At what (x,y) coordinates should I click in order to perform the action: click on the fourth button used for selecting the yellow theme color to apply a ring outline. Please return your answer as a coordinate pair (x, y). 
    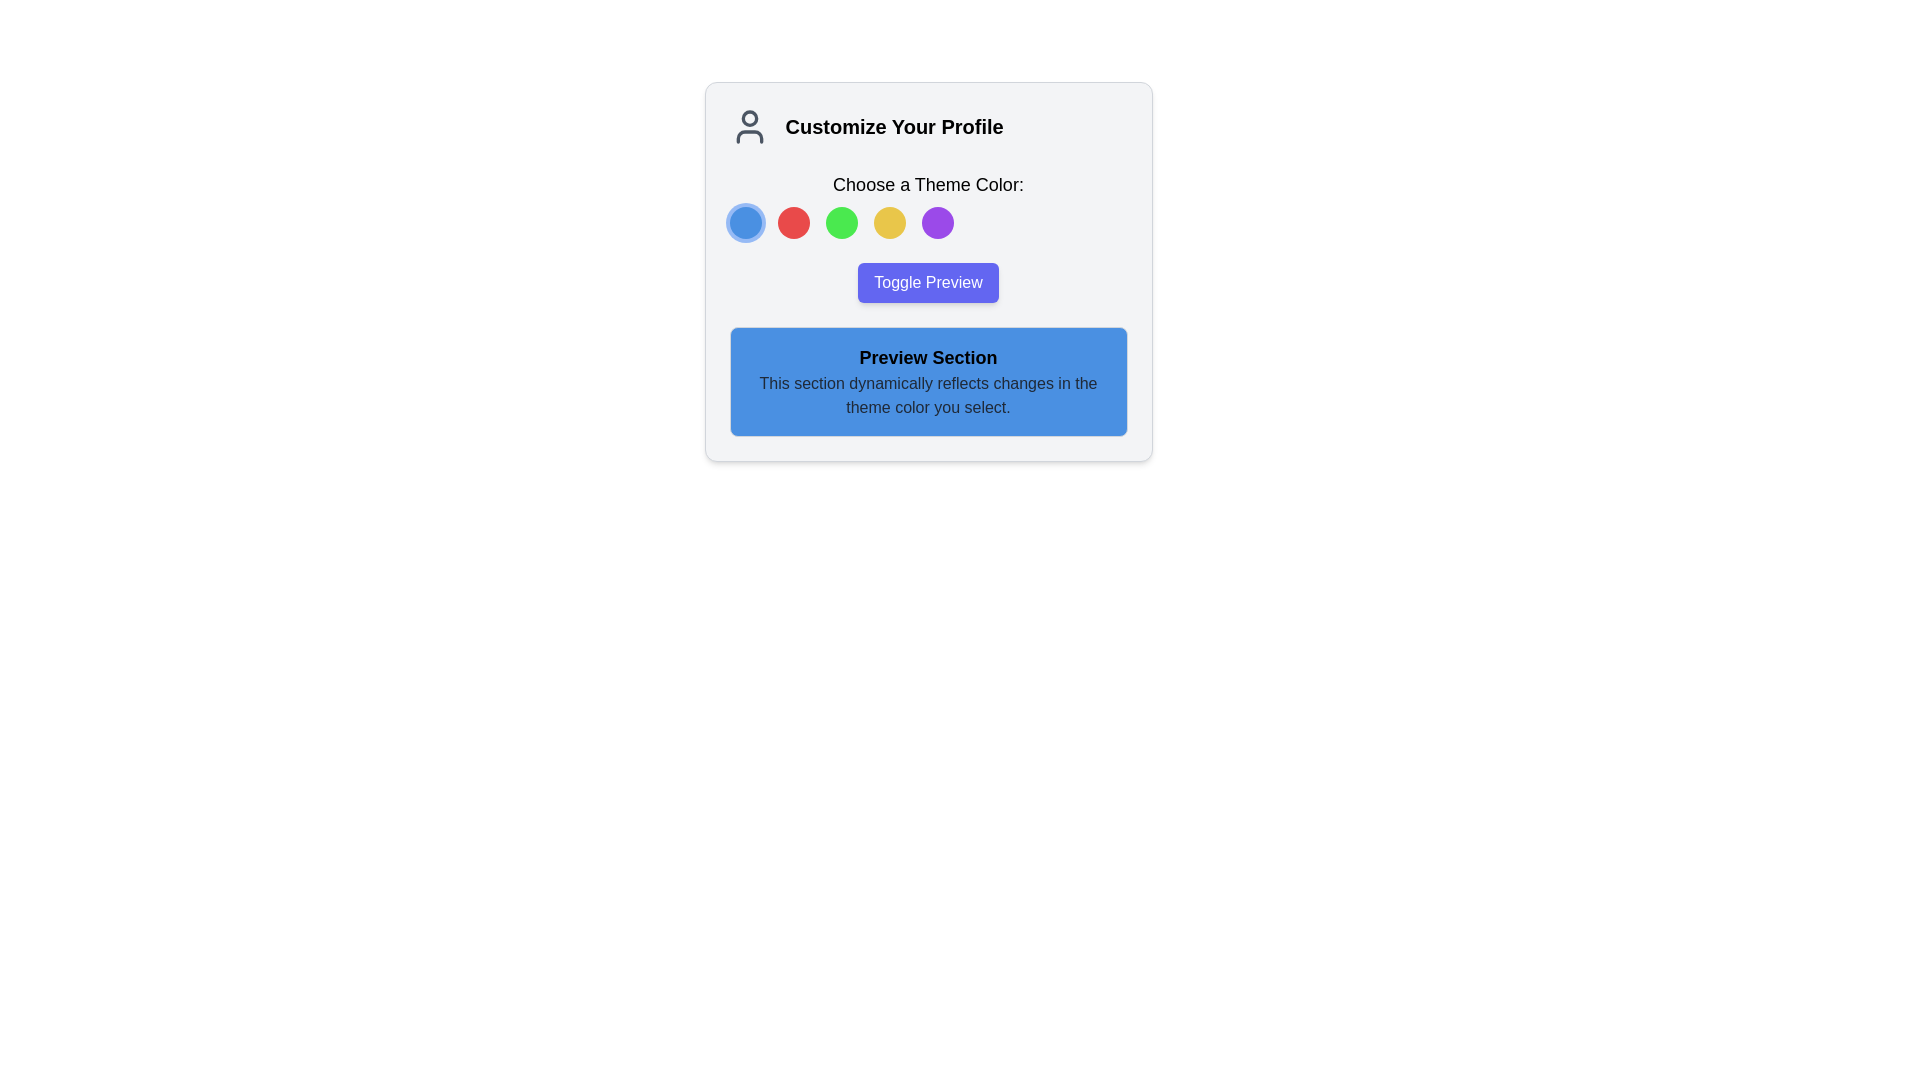
    Looking at the image, I should click on (888, 223).